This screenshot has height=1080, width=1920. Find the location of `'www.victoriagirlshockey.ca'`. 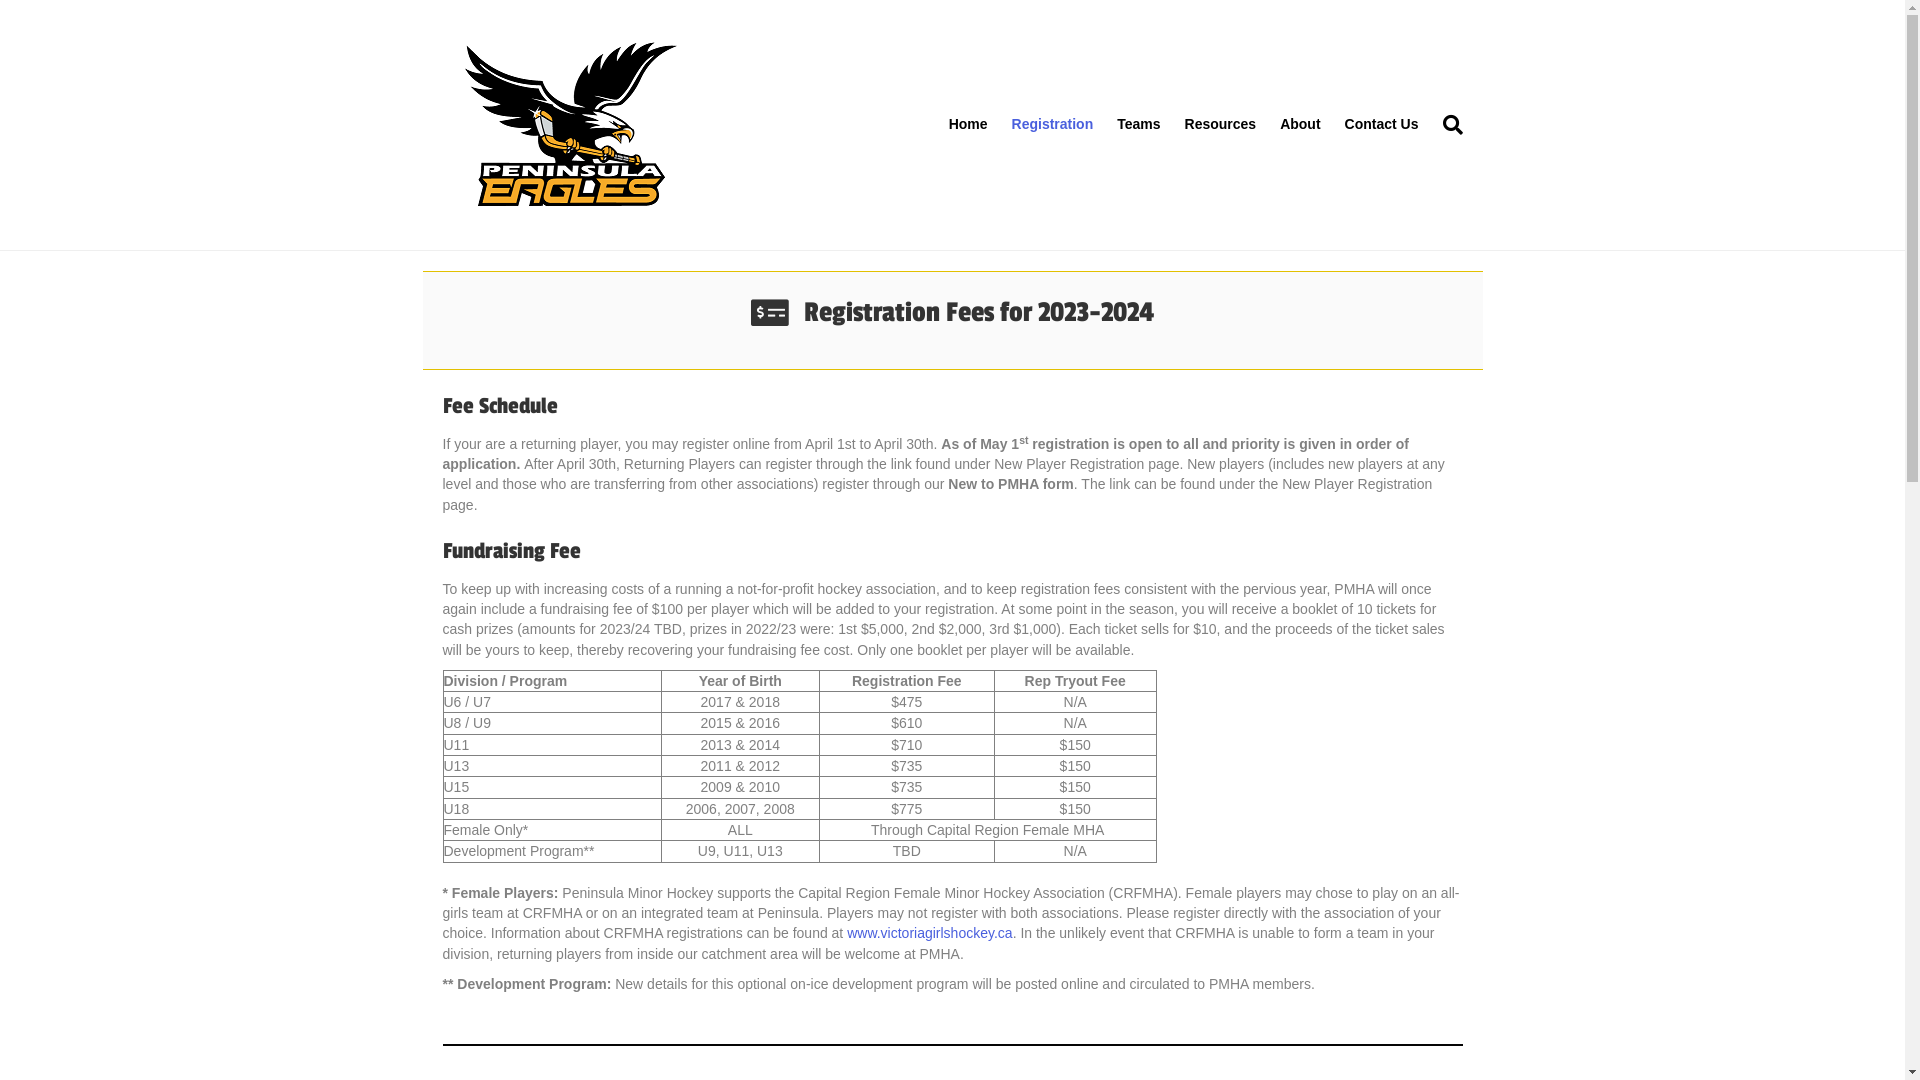

'www.victoriagirlshockey.ca' is located at coordinates (928, 933).